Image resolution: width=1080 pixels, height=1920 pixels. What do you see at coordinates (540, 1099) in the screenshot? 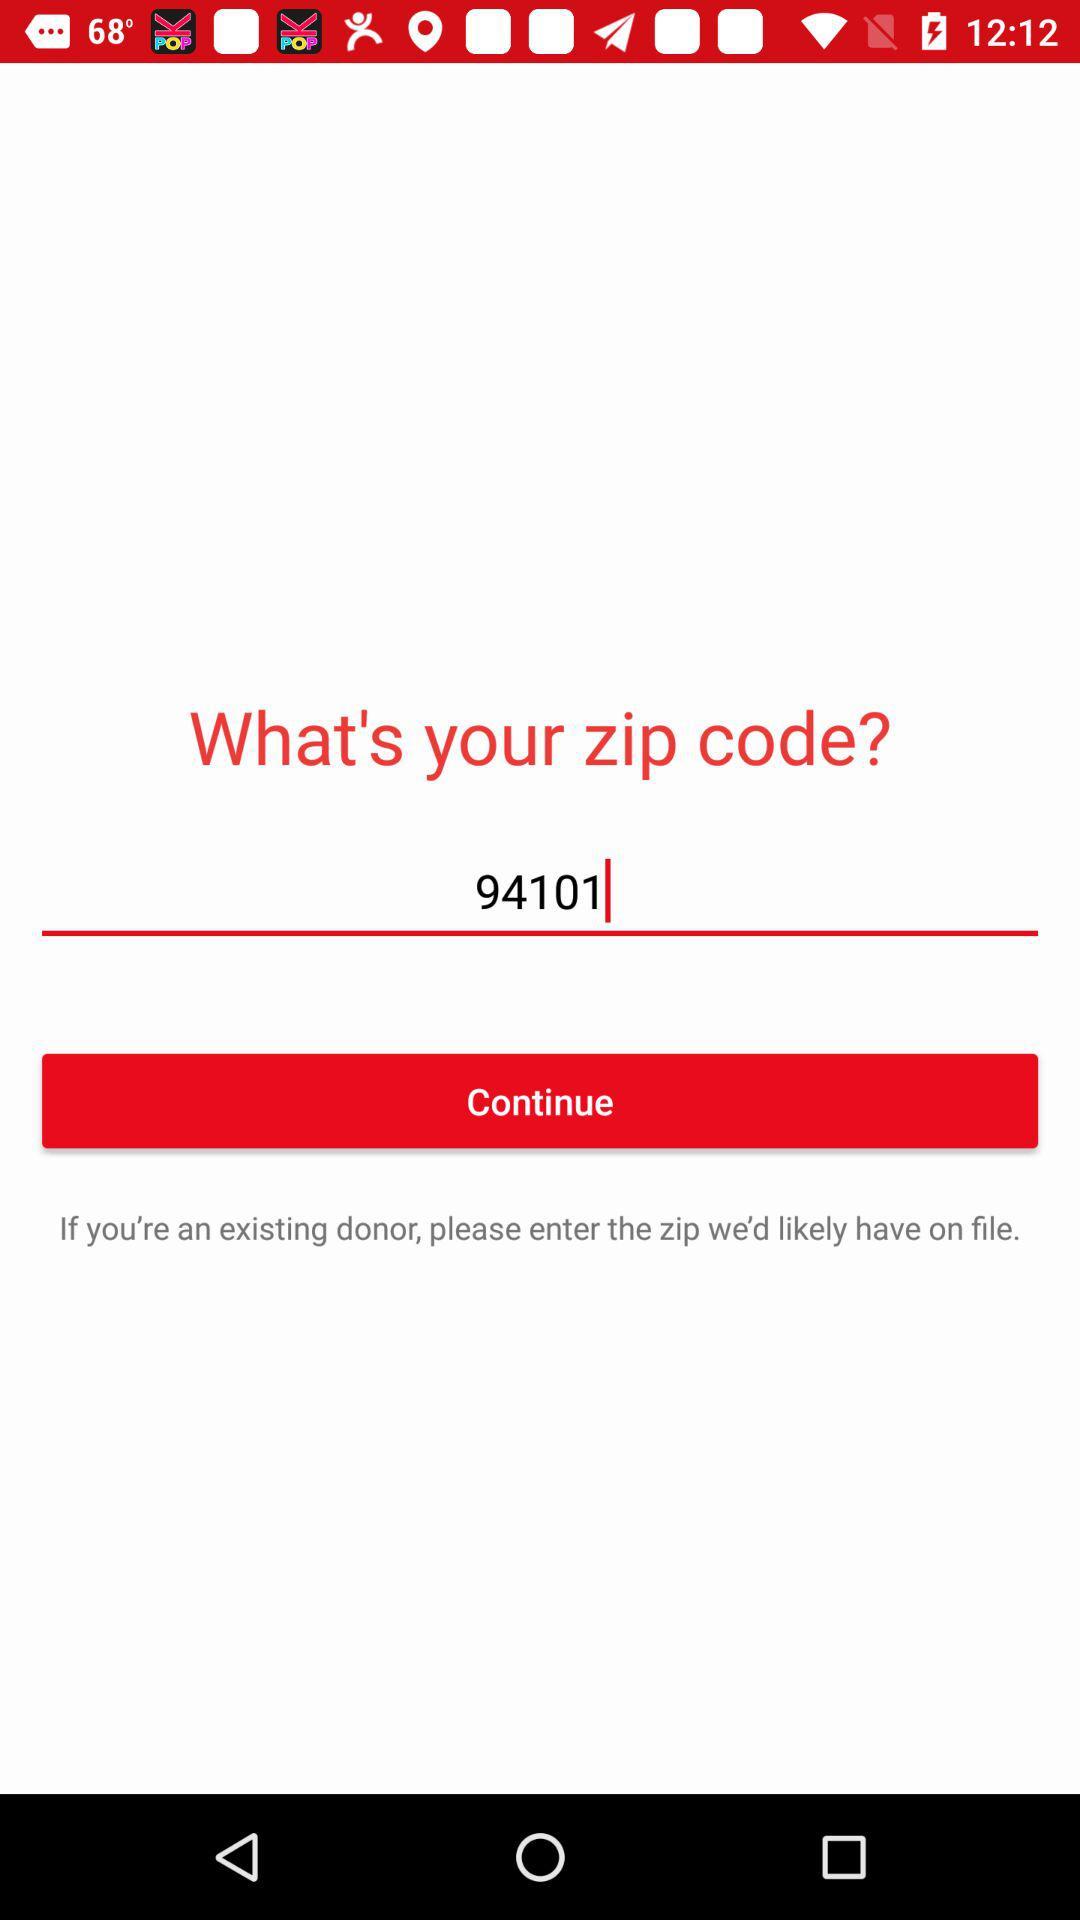
I see `the continue icon` at bounding box center [540, 1099].